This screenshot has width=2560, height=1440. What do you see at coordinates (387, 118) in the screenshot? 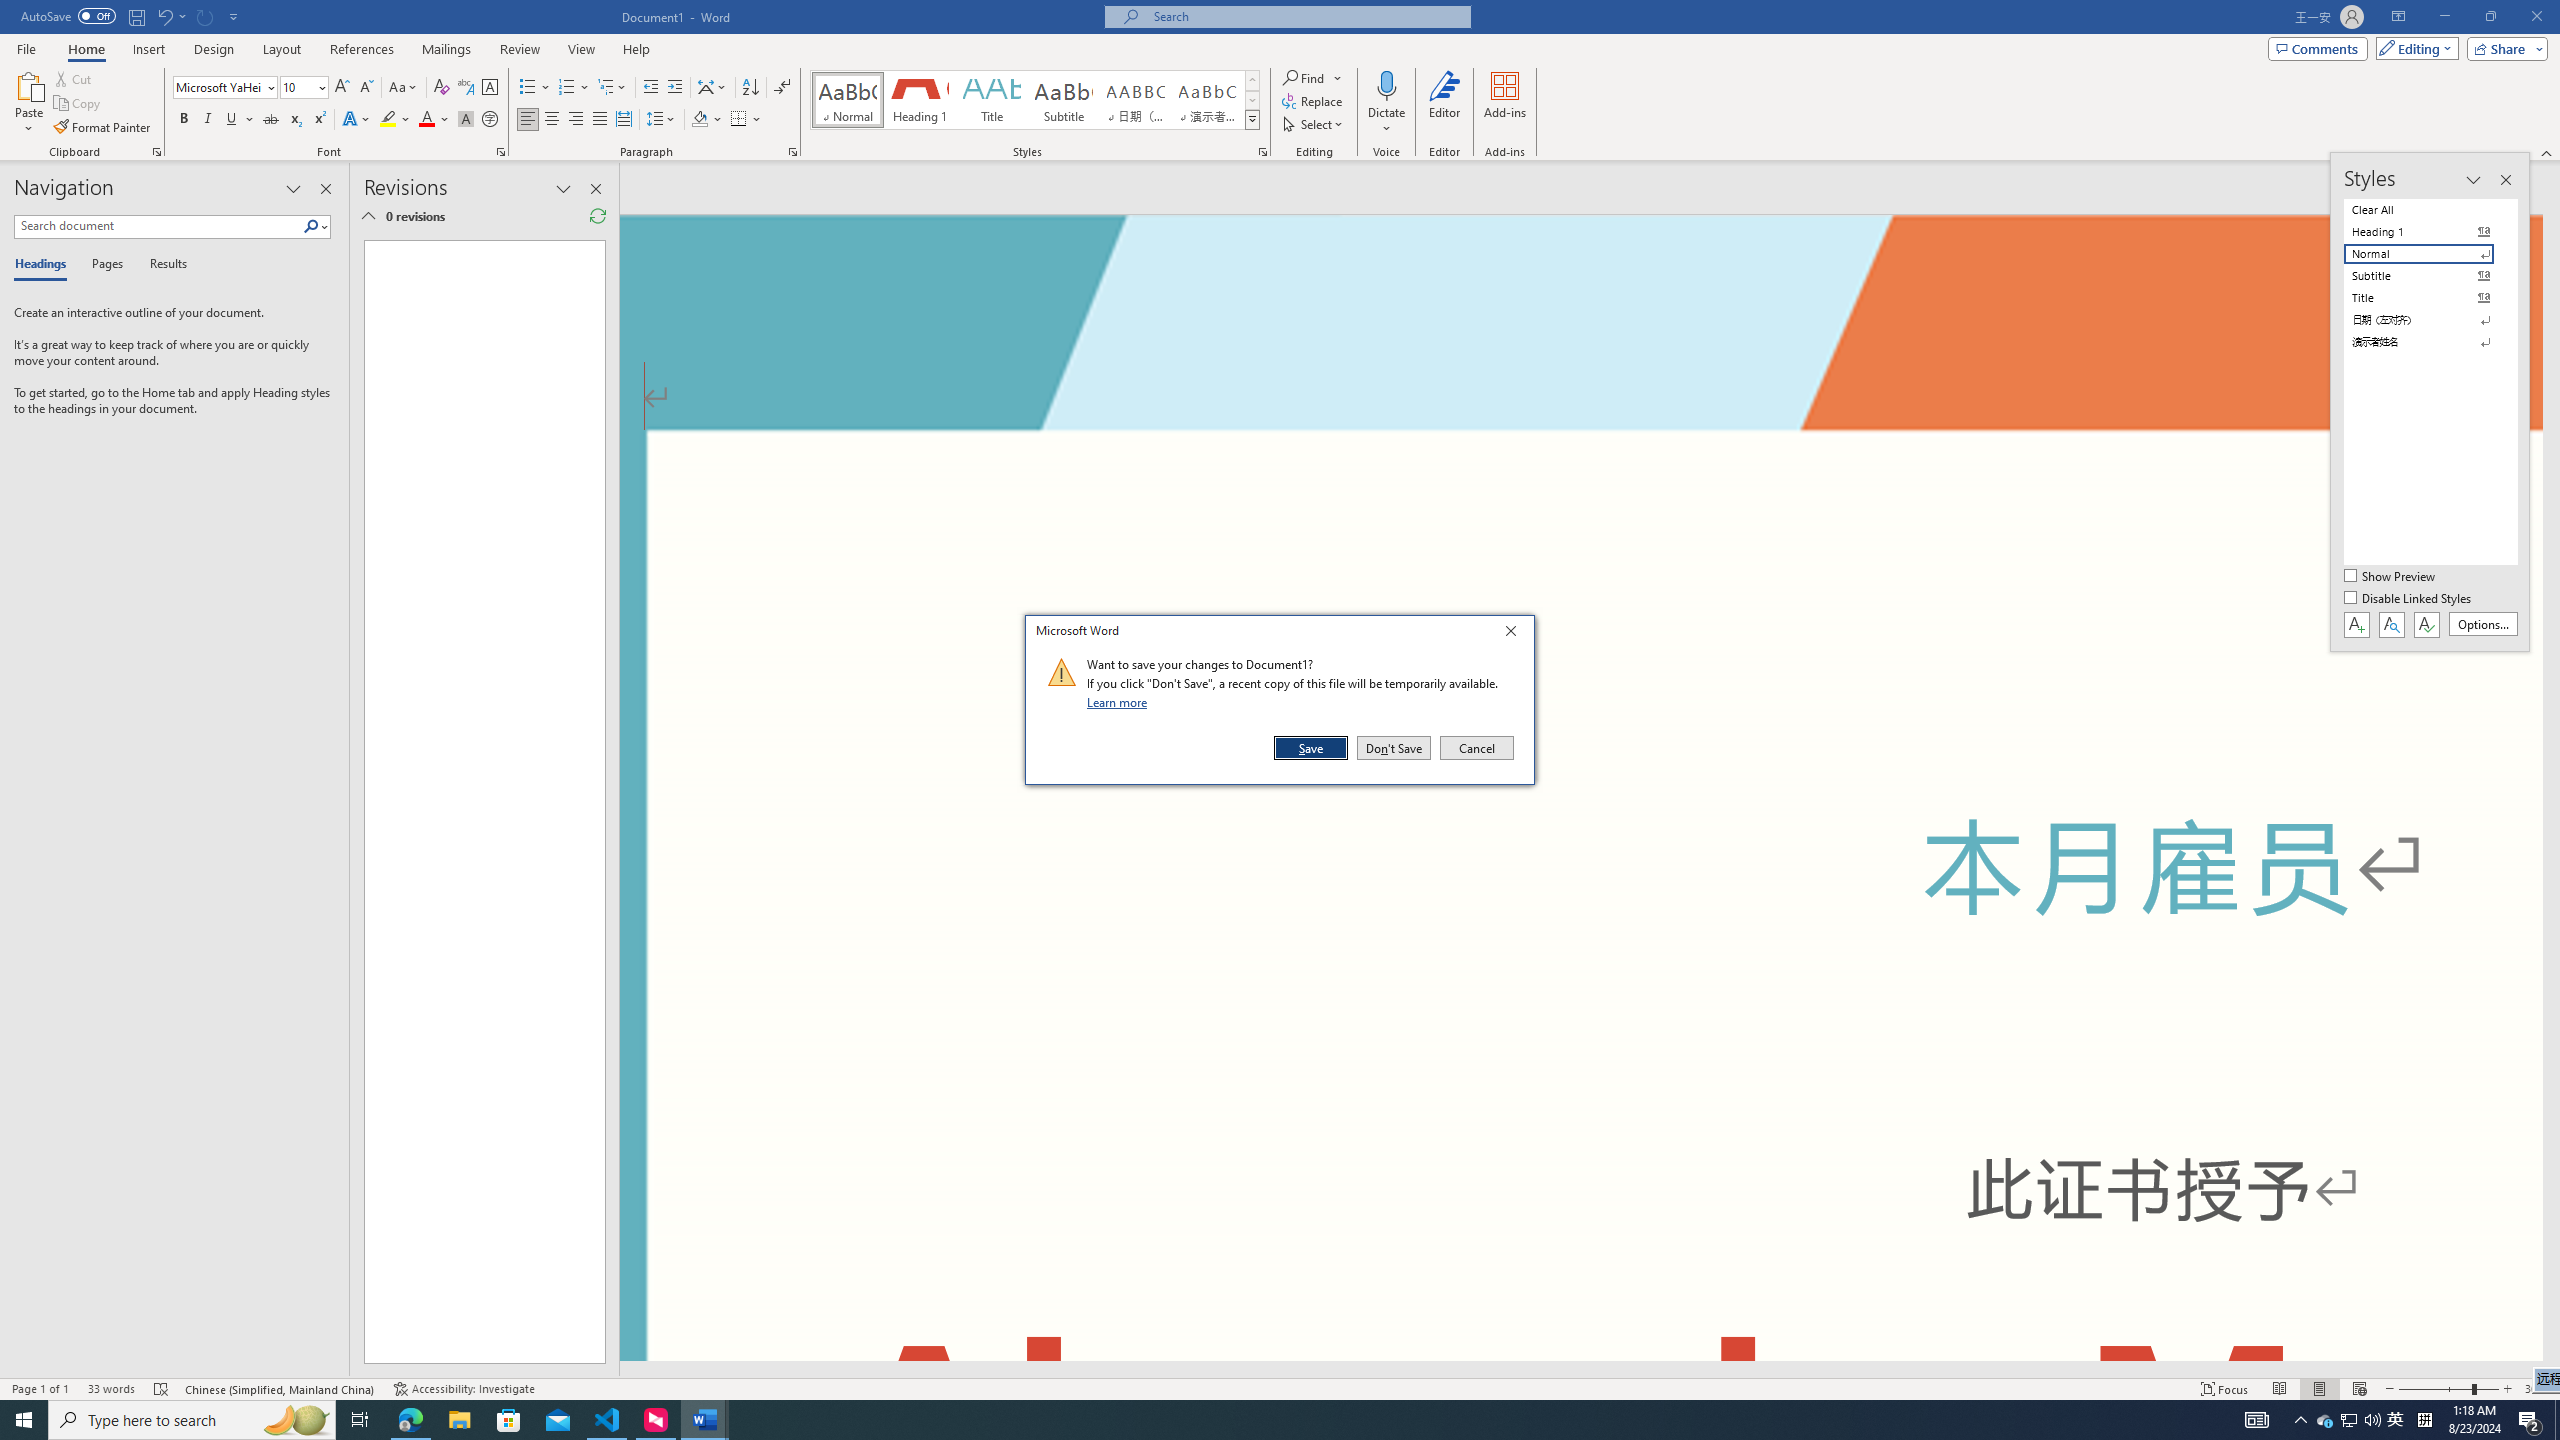
I see `'Text Highlight Color Yellow'` at bounding box center [387, 118].